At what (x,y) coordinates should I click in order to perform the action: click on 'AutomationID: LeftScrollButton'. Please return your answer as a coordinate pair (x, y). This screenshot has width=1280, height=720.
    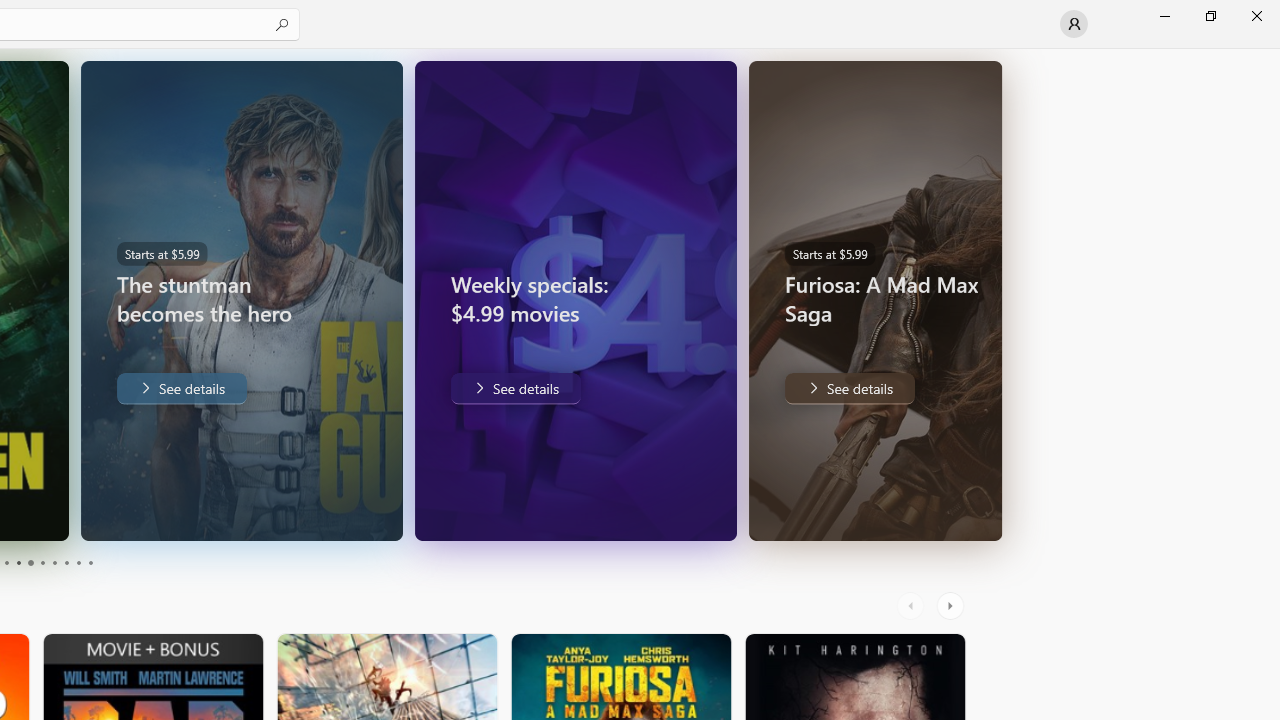
    Looking at the image, I should click on (912, 605).